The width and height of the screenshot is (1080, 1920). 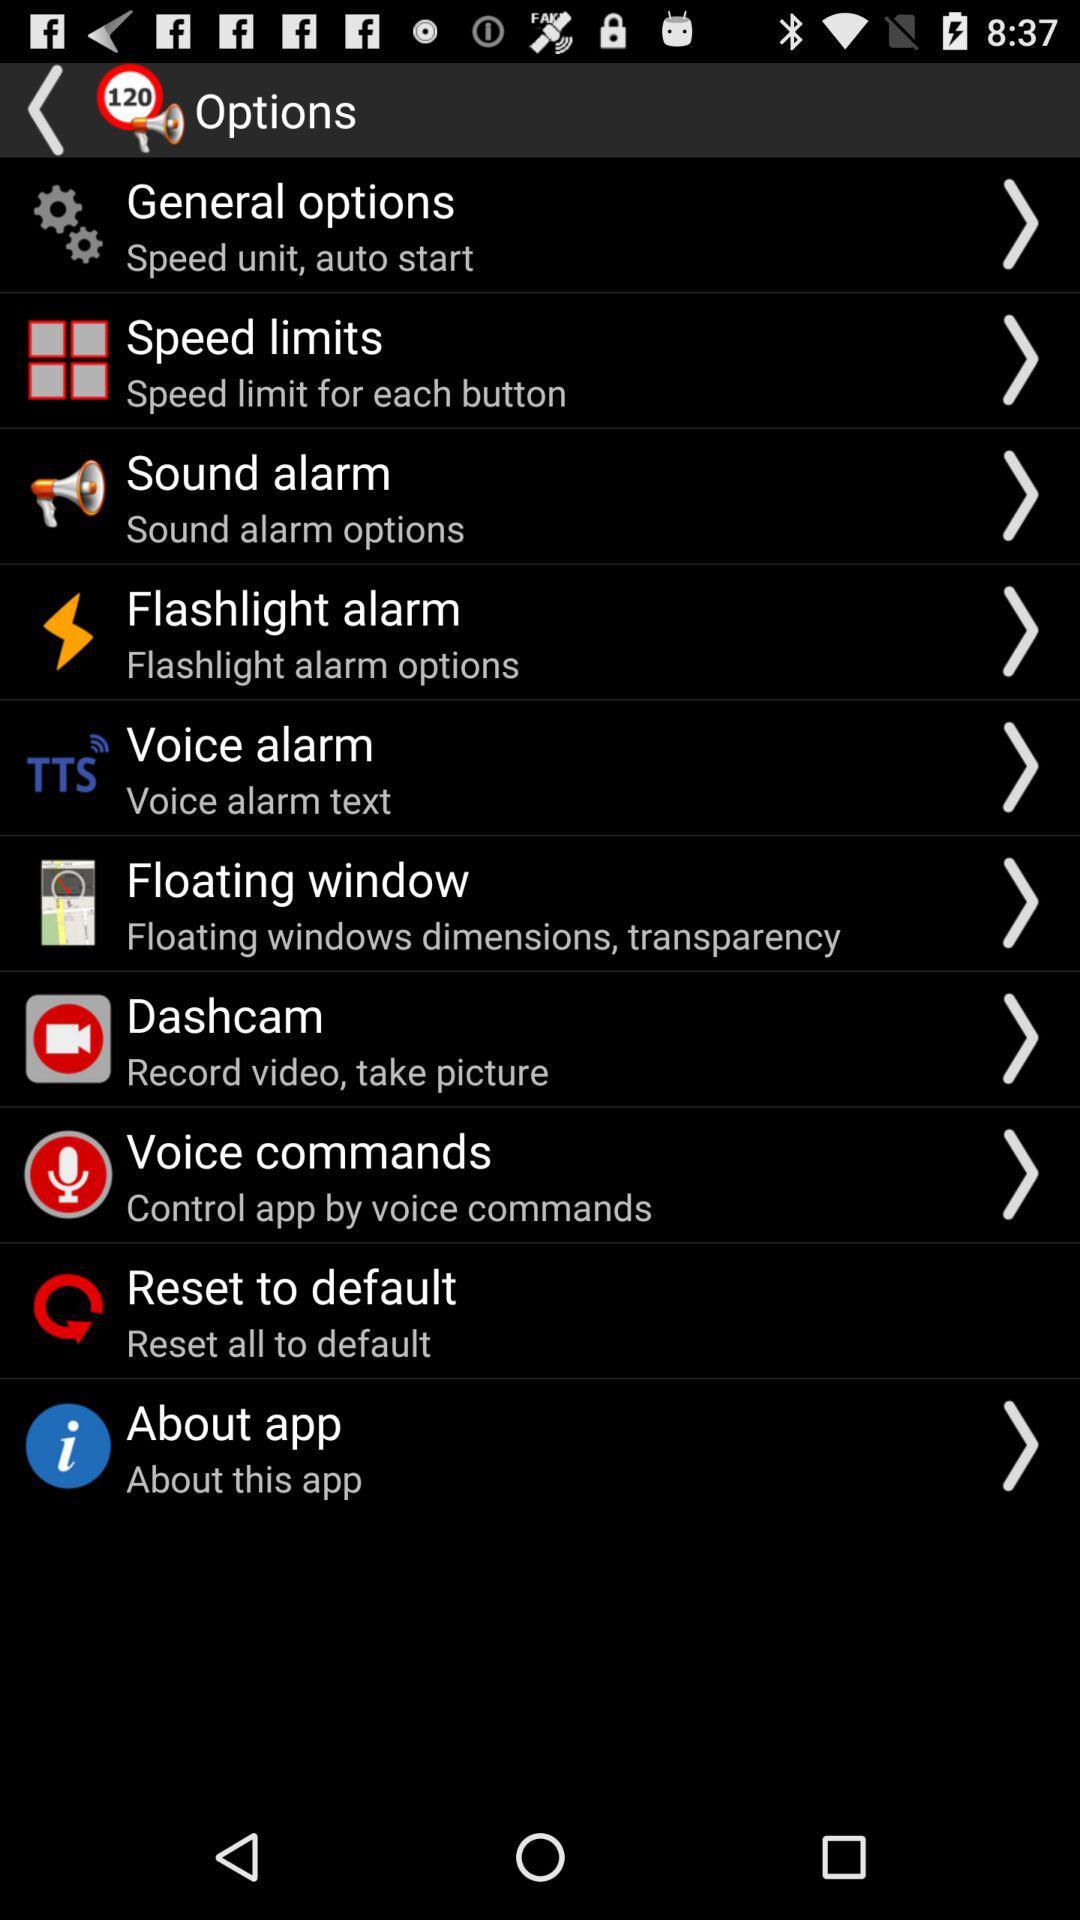 What do you see at coordinates (300, 255) in the screenshot?
I see `item below general options` at bounding box center [300, 255].